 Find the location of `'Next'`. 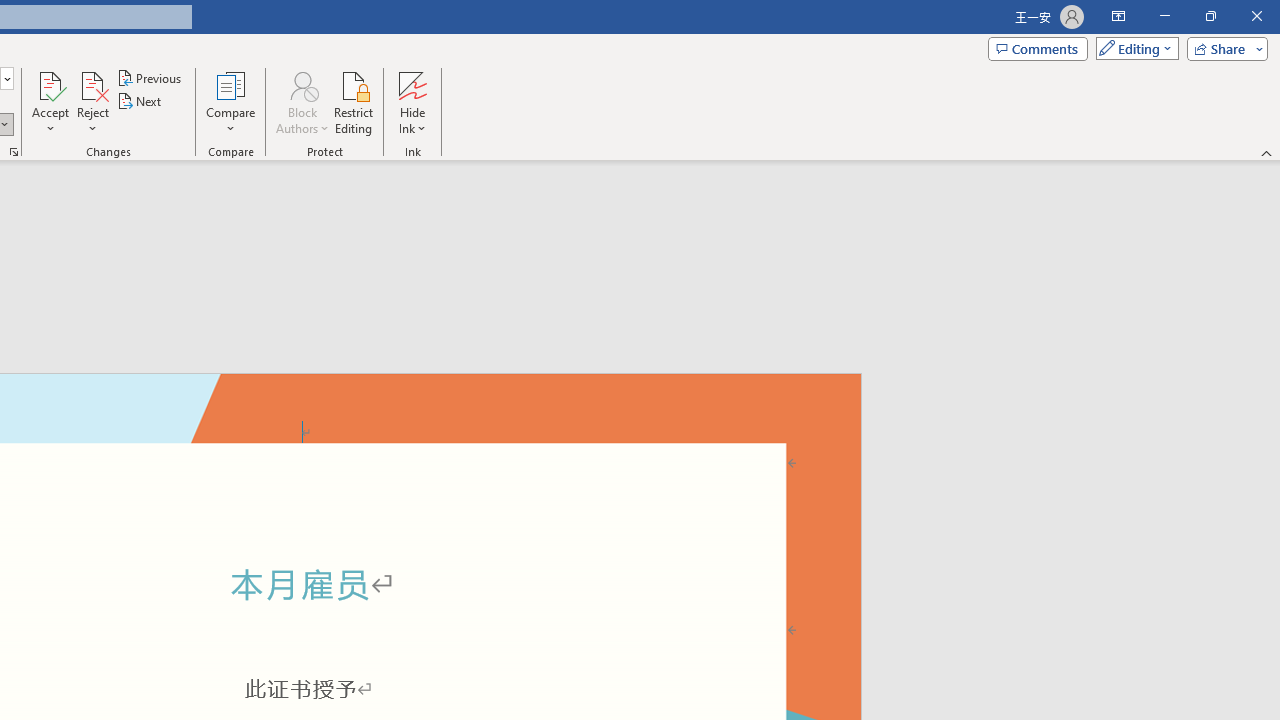

'Next' is located at coordinates (139, 101).